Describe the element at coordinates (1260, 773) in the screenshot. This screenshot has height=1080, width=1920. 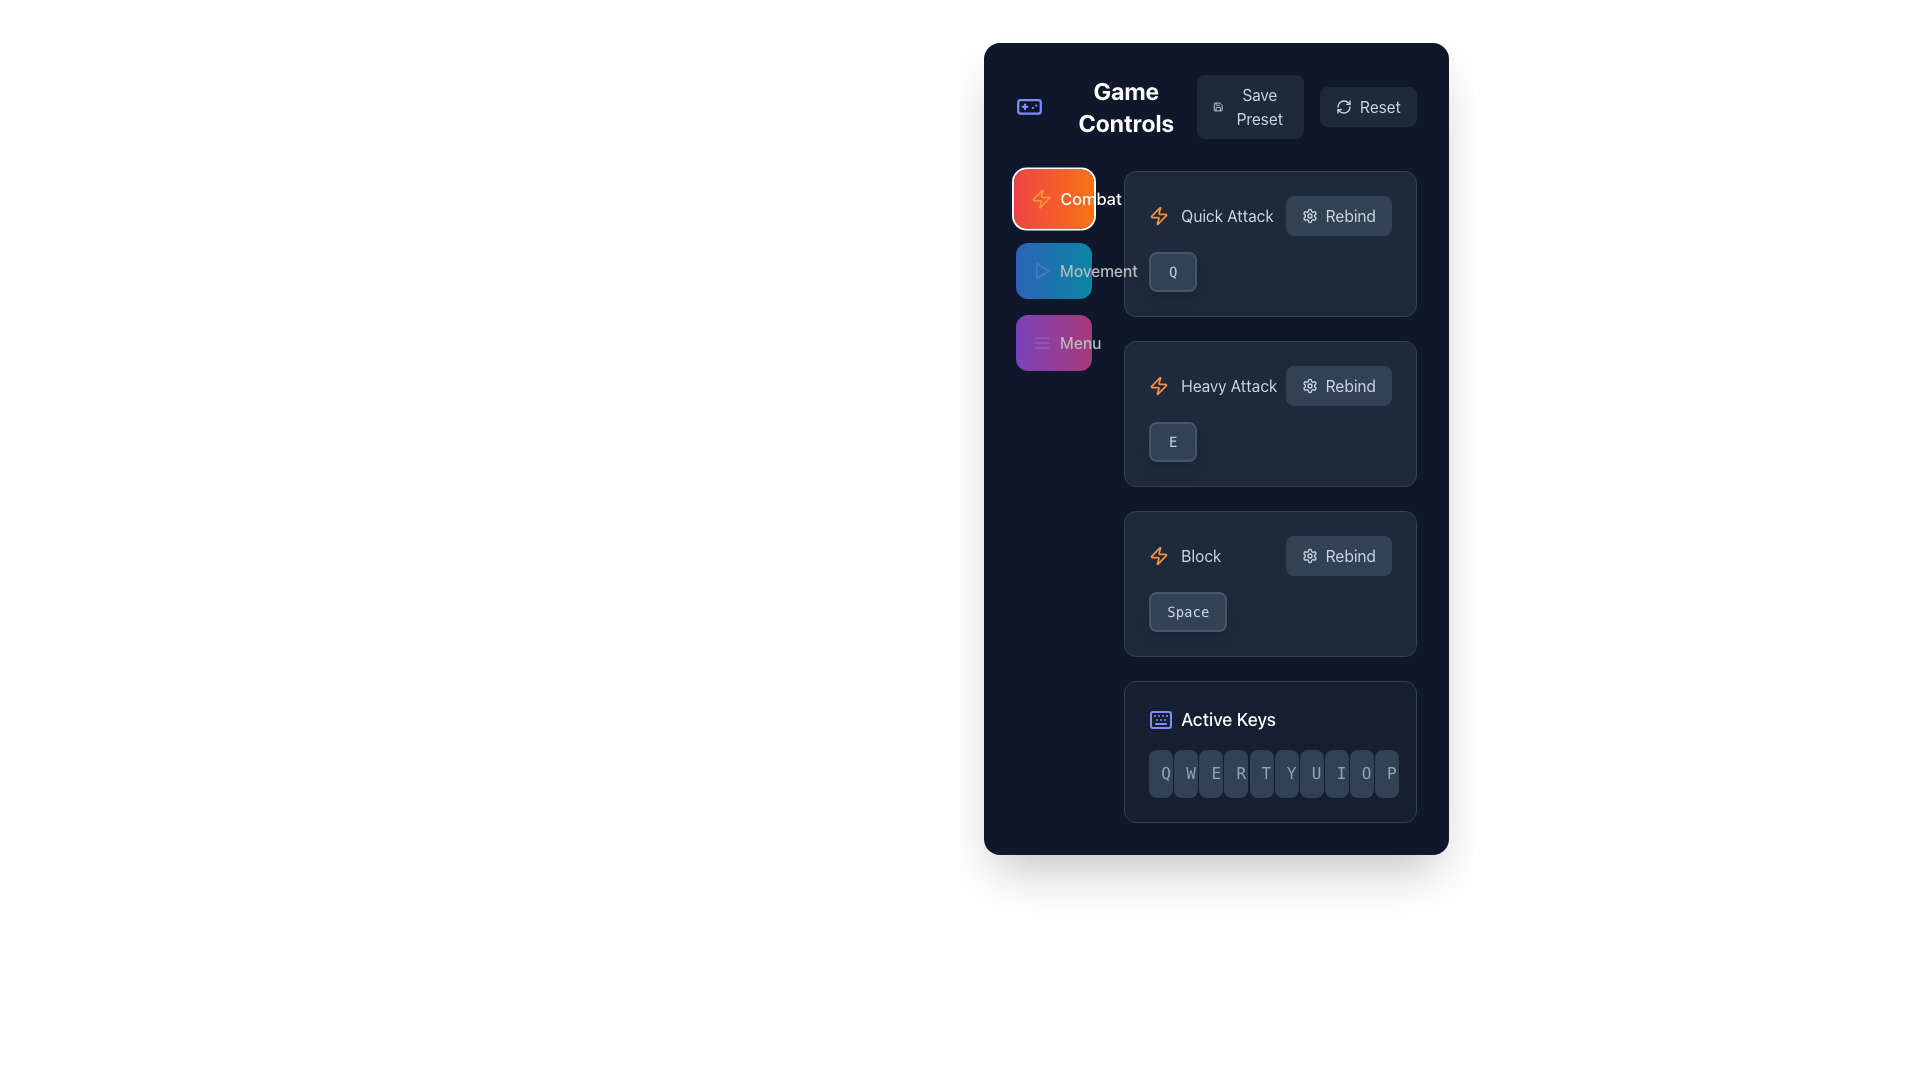
I see `the fifth button labeled 'T' in the Active Keys section, which has a slate-gray color with rounded corners` at that location.